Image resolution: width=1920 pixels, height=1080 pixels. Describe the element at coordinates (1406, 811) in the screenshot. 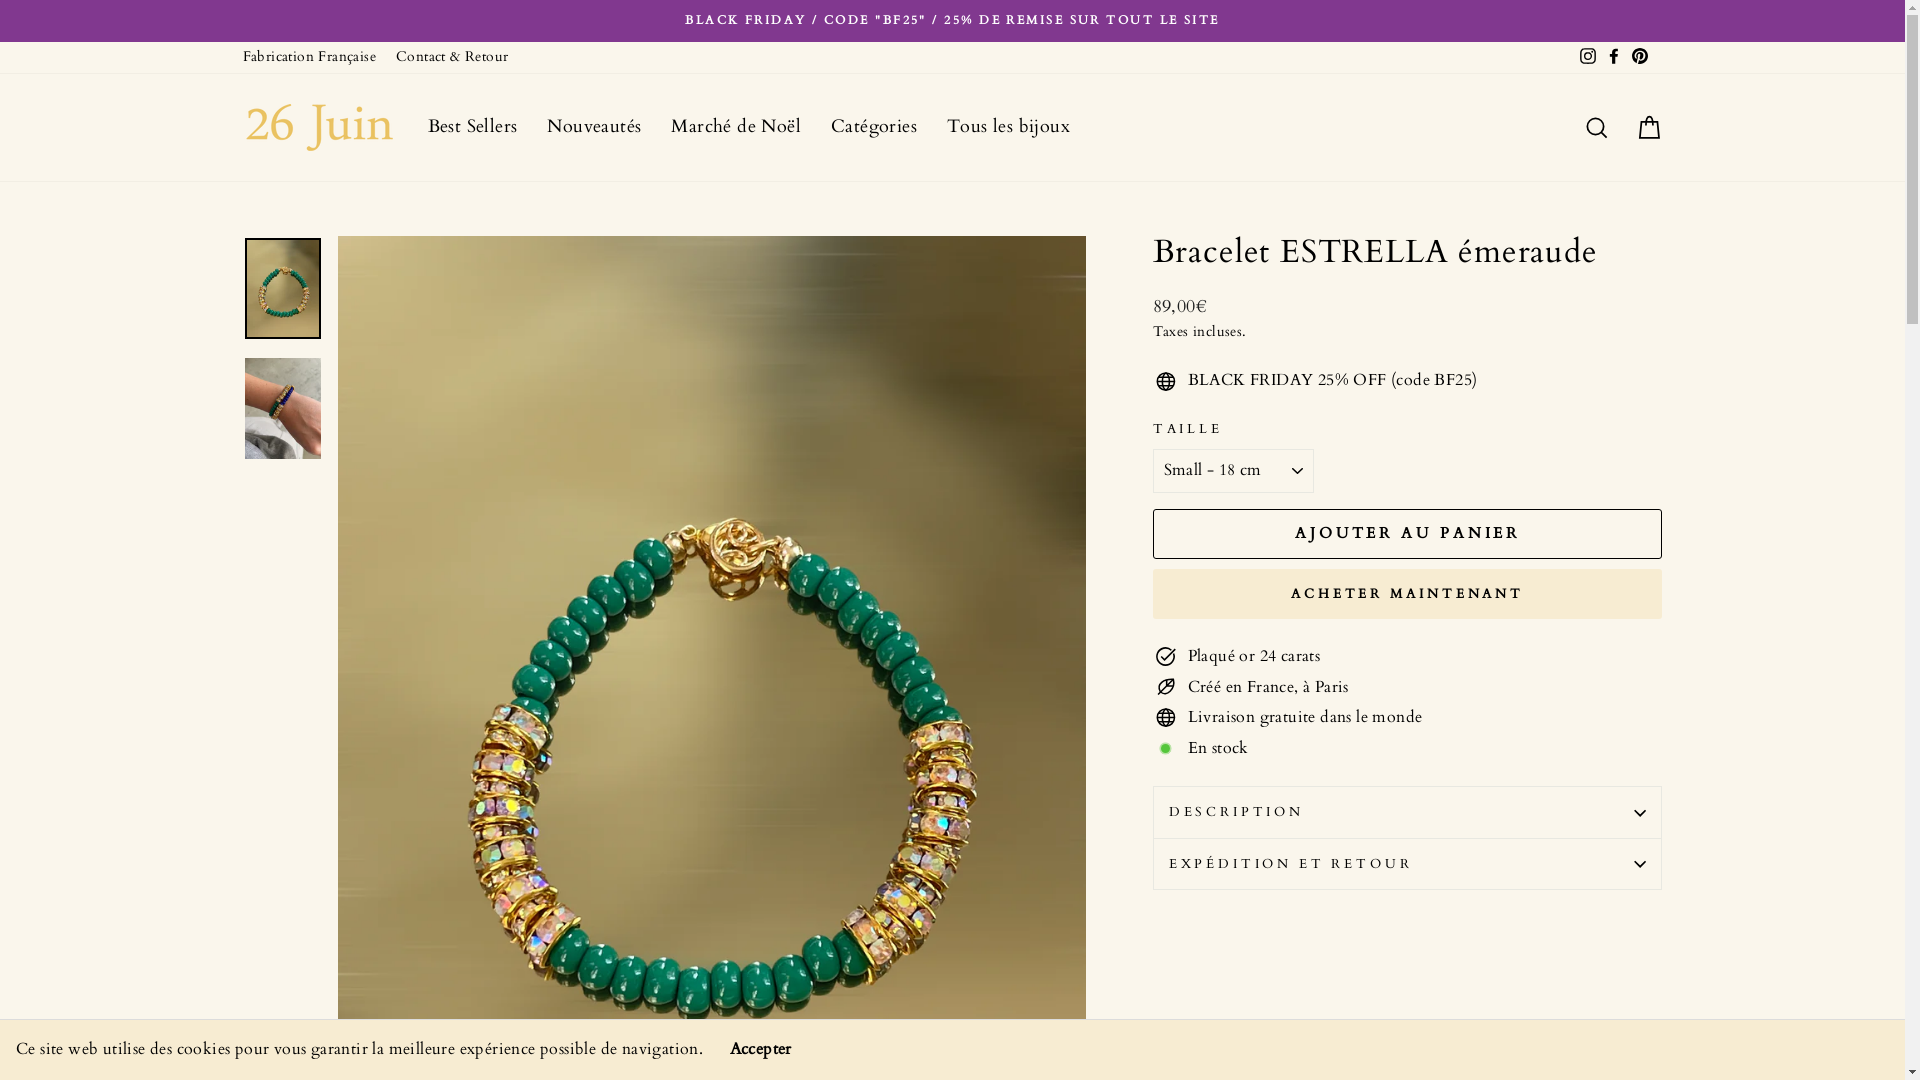

I see `'DESCRIPTION'` at that location.